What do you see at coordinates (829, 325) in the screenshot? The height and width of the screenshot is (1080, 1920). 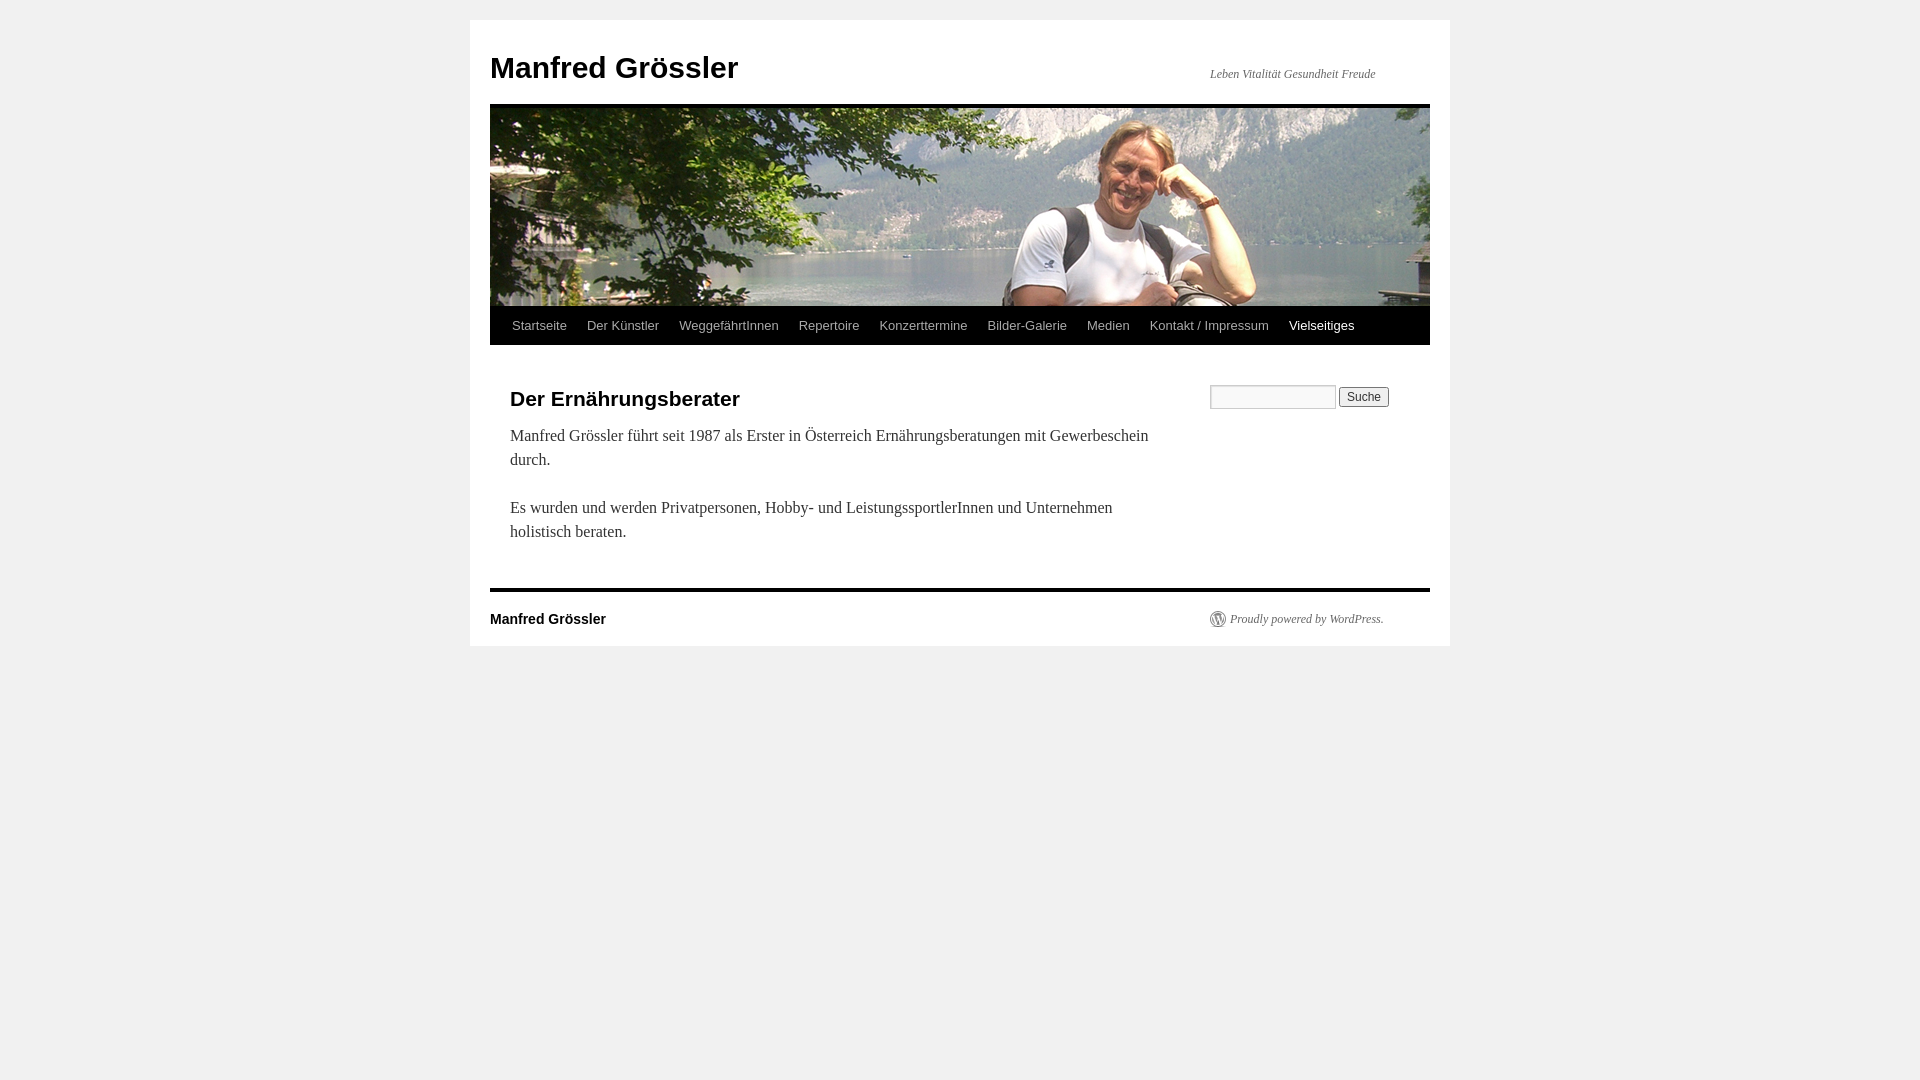 I see `'Repertoire'` at bounding box center [829, 325].